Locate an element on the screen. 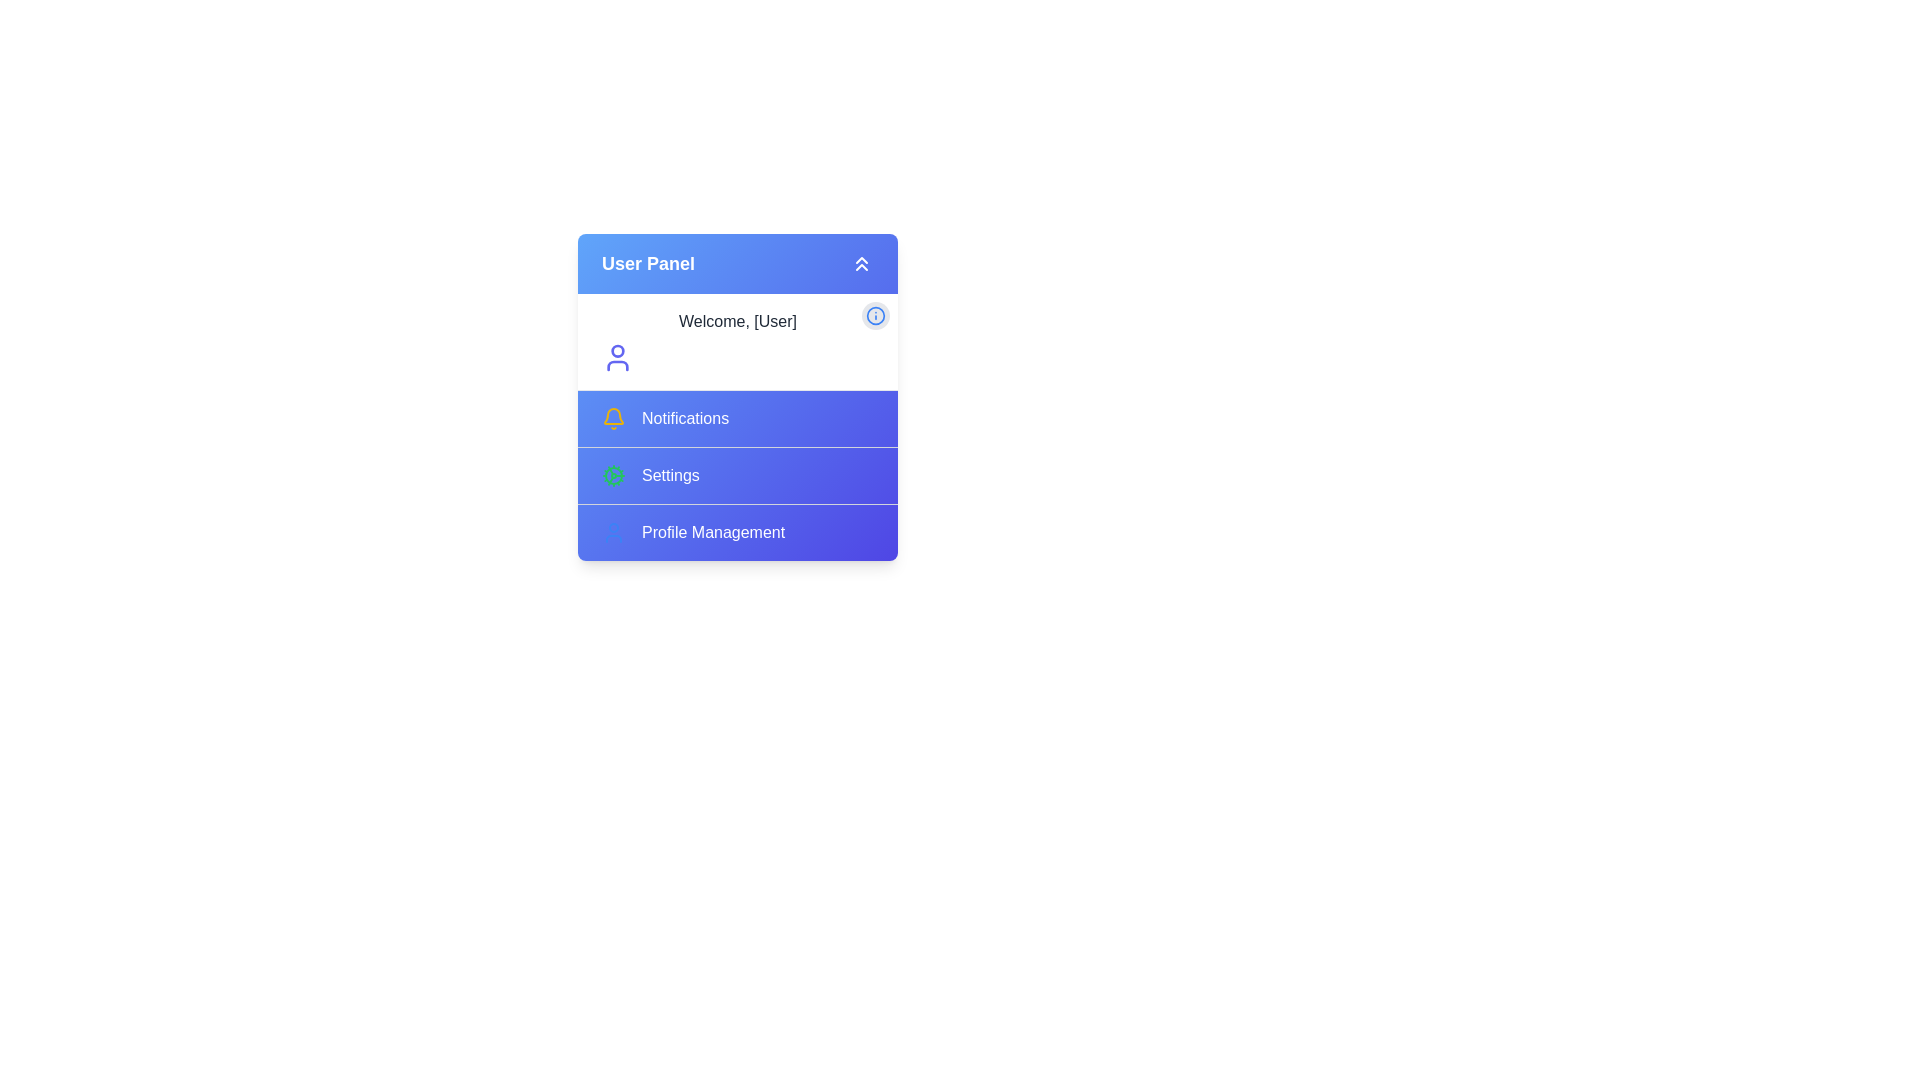 The height and width of the screenshot is (1080, 1920). the information icon in the EnhancedUserMenu component is located at coordinates (875, 315).